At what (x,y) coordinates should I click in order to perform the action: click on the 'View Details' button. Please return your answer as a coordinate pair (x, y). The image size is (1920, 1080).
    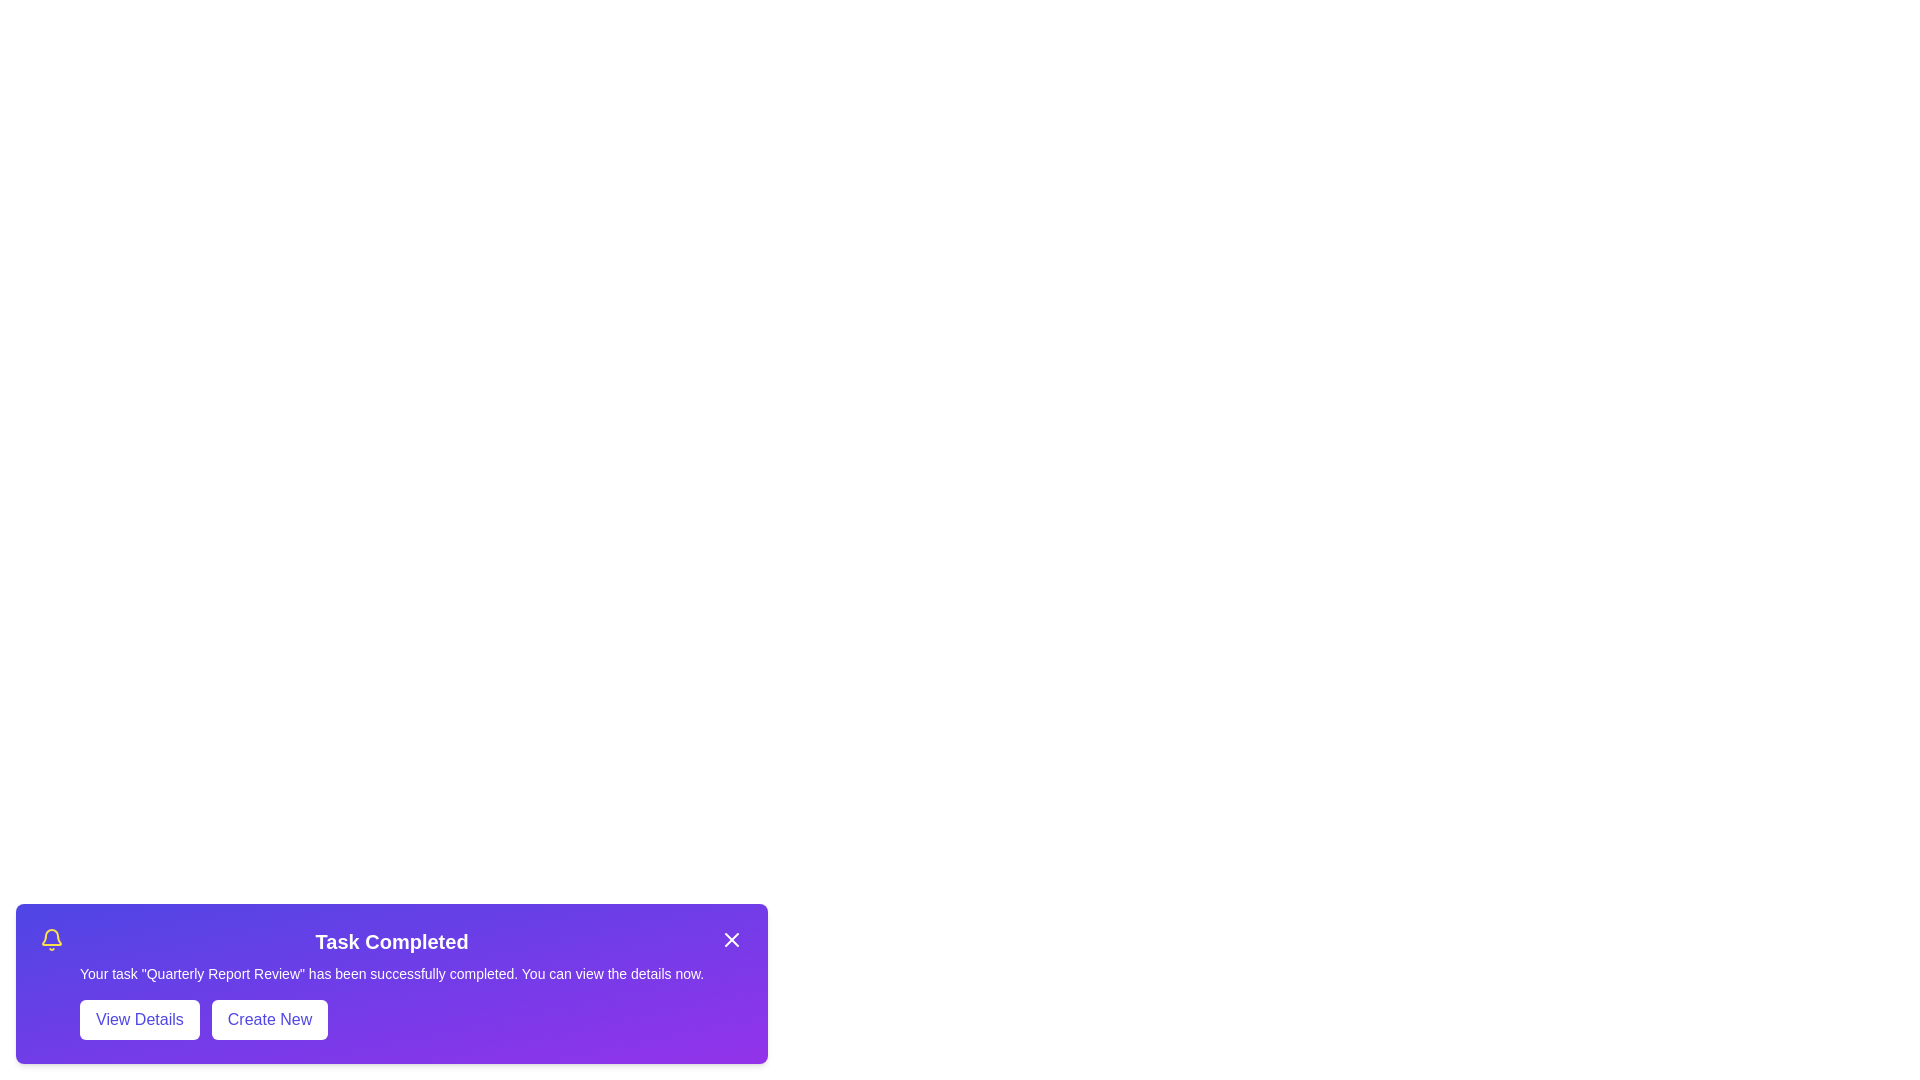
    Looking at the image, I should click on (138, 1019).